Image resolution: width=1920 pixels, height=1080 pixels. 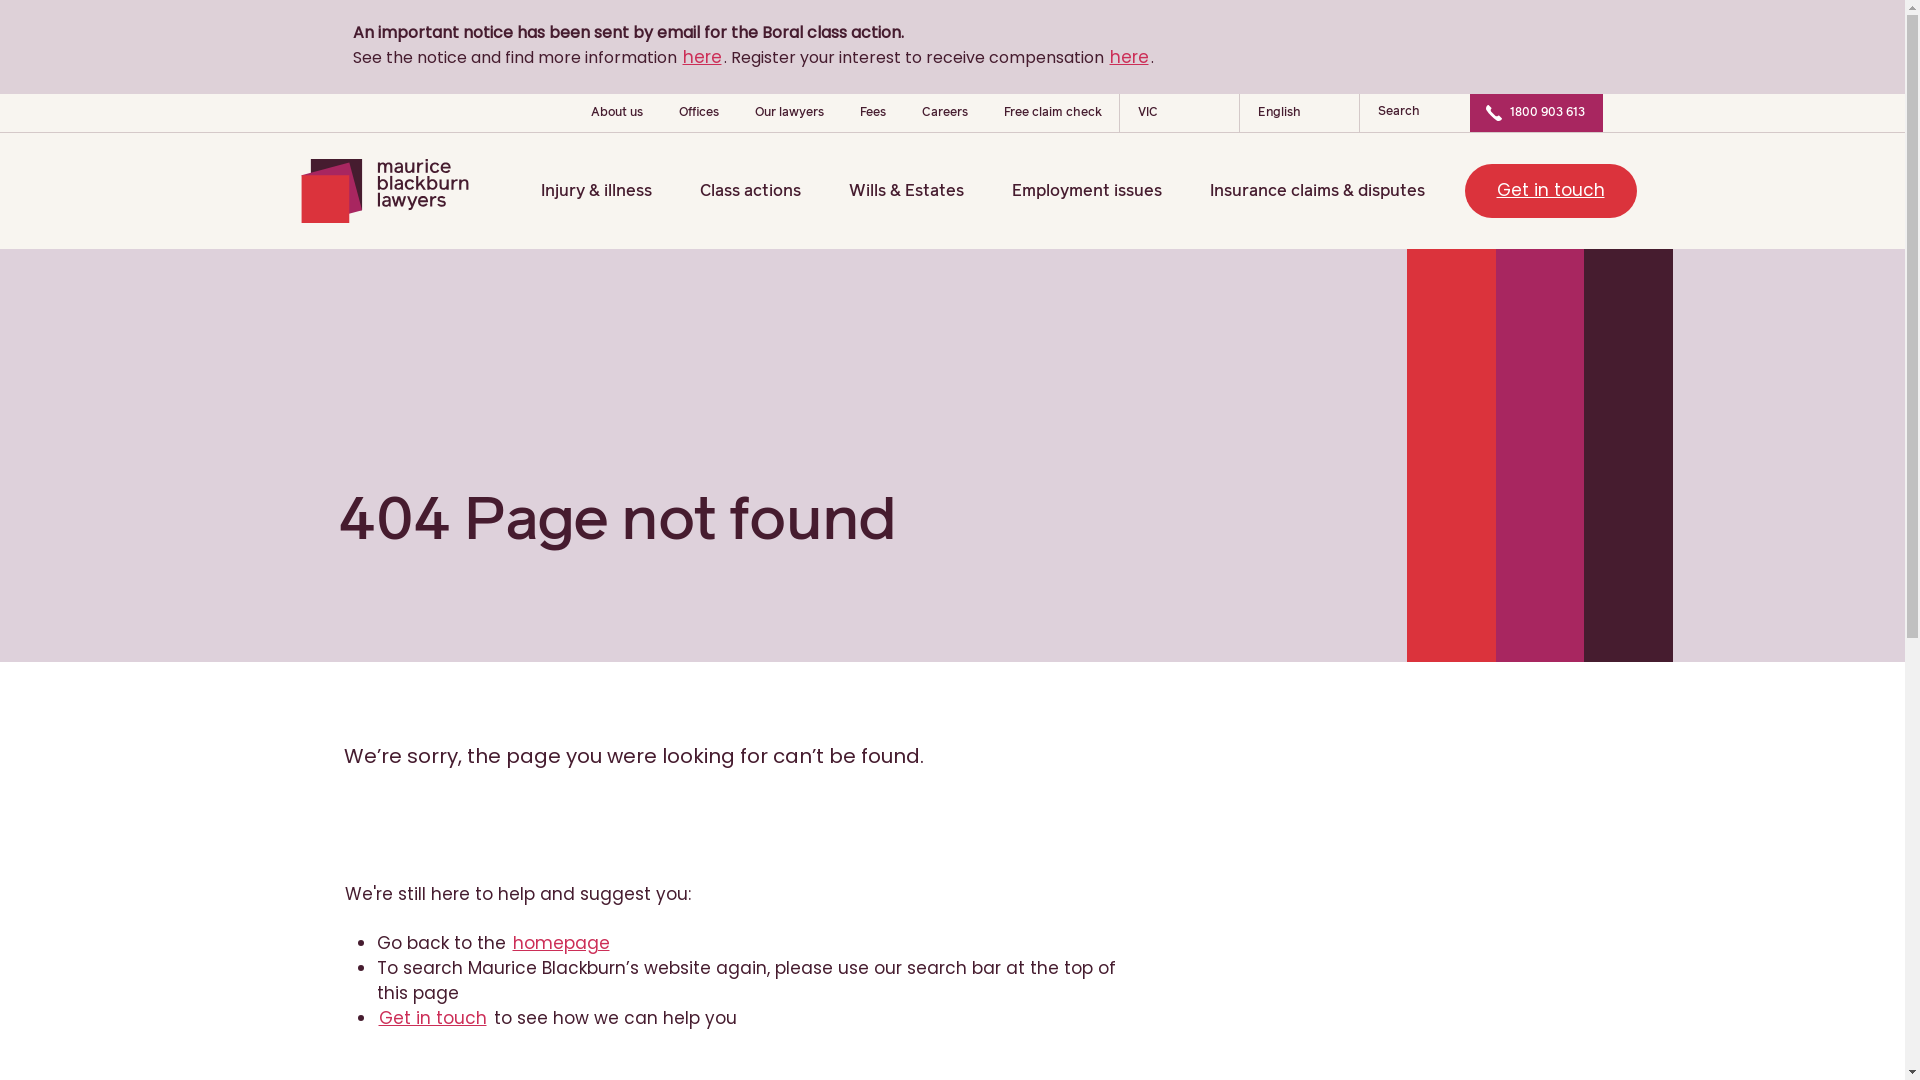 I want to click on 'Wills & Estates', so click(x=920, y=191).